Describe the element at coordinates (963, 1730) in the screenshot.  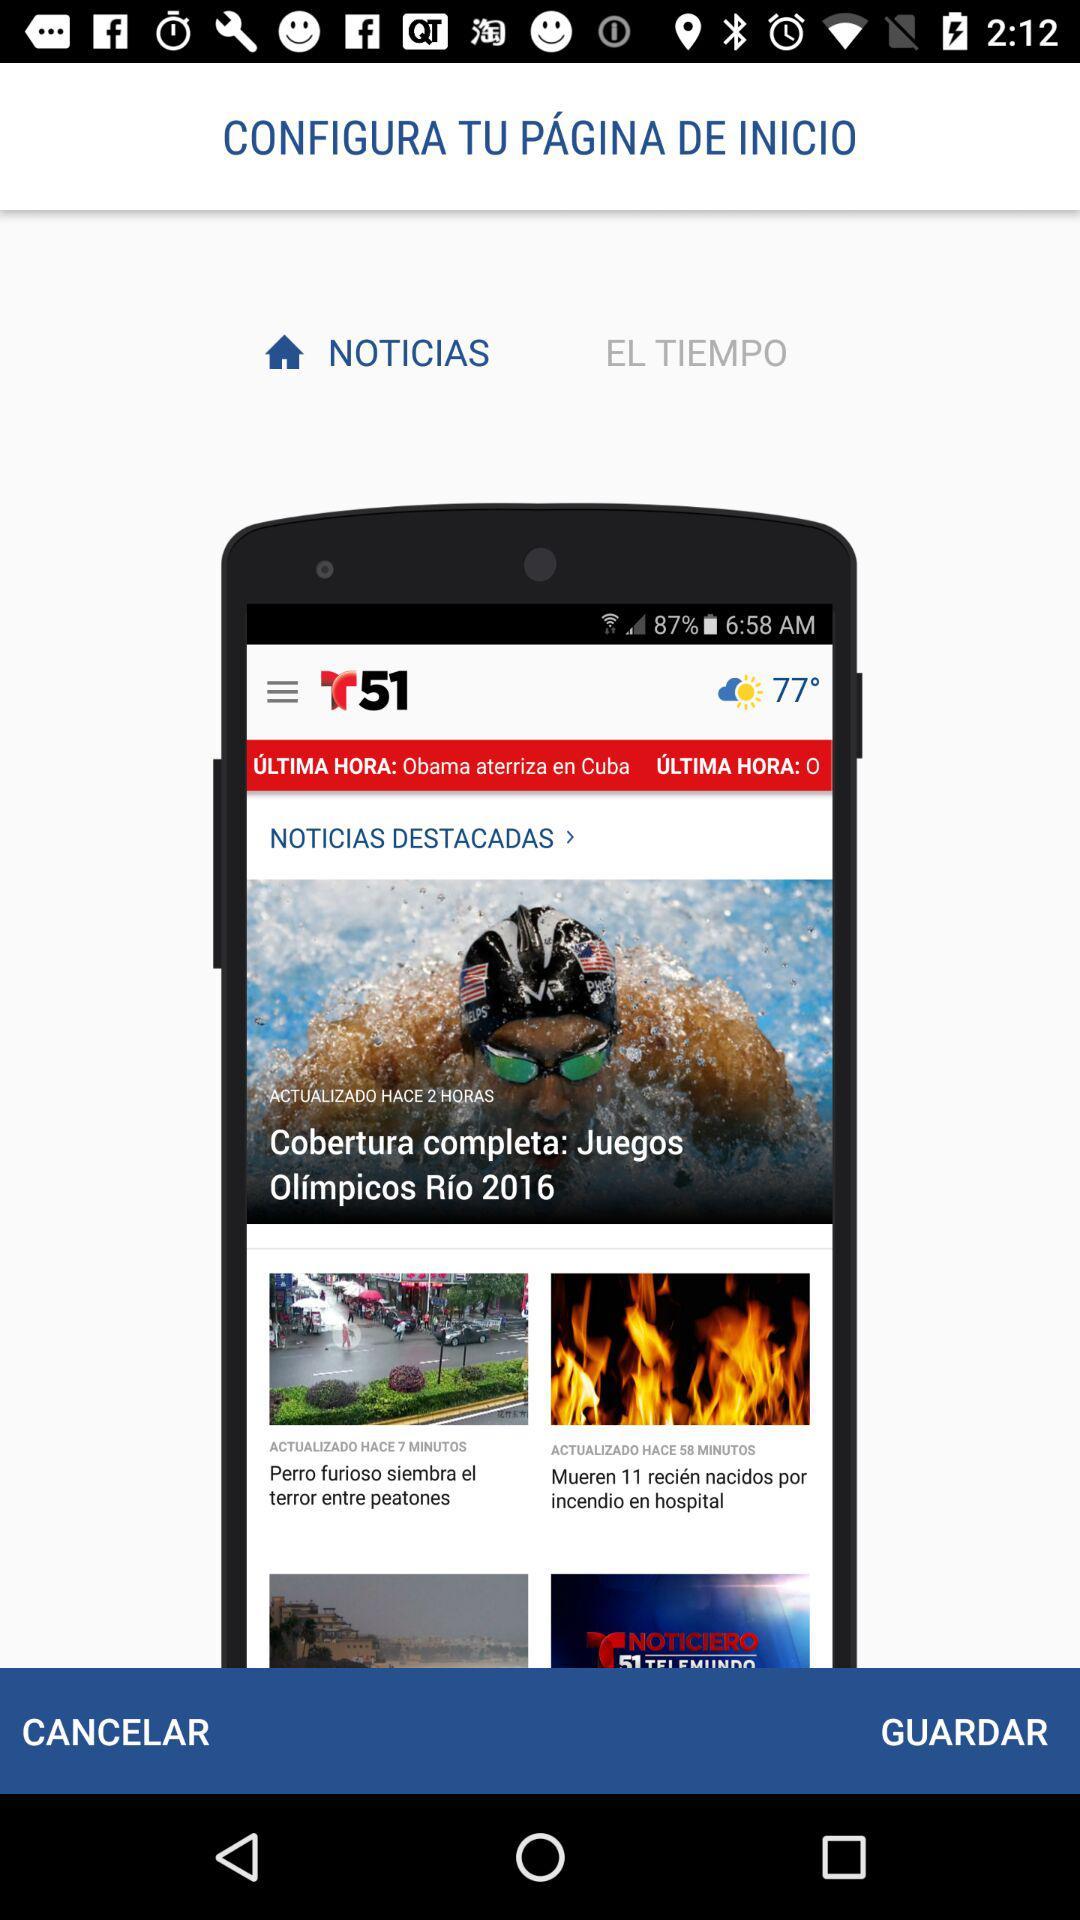
I see `the guardar` at that location.